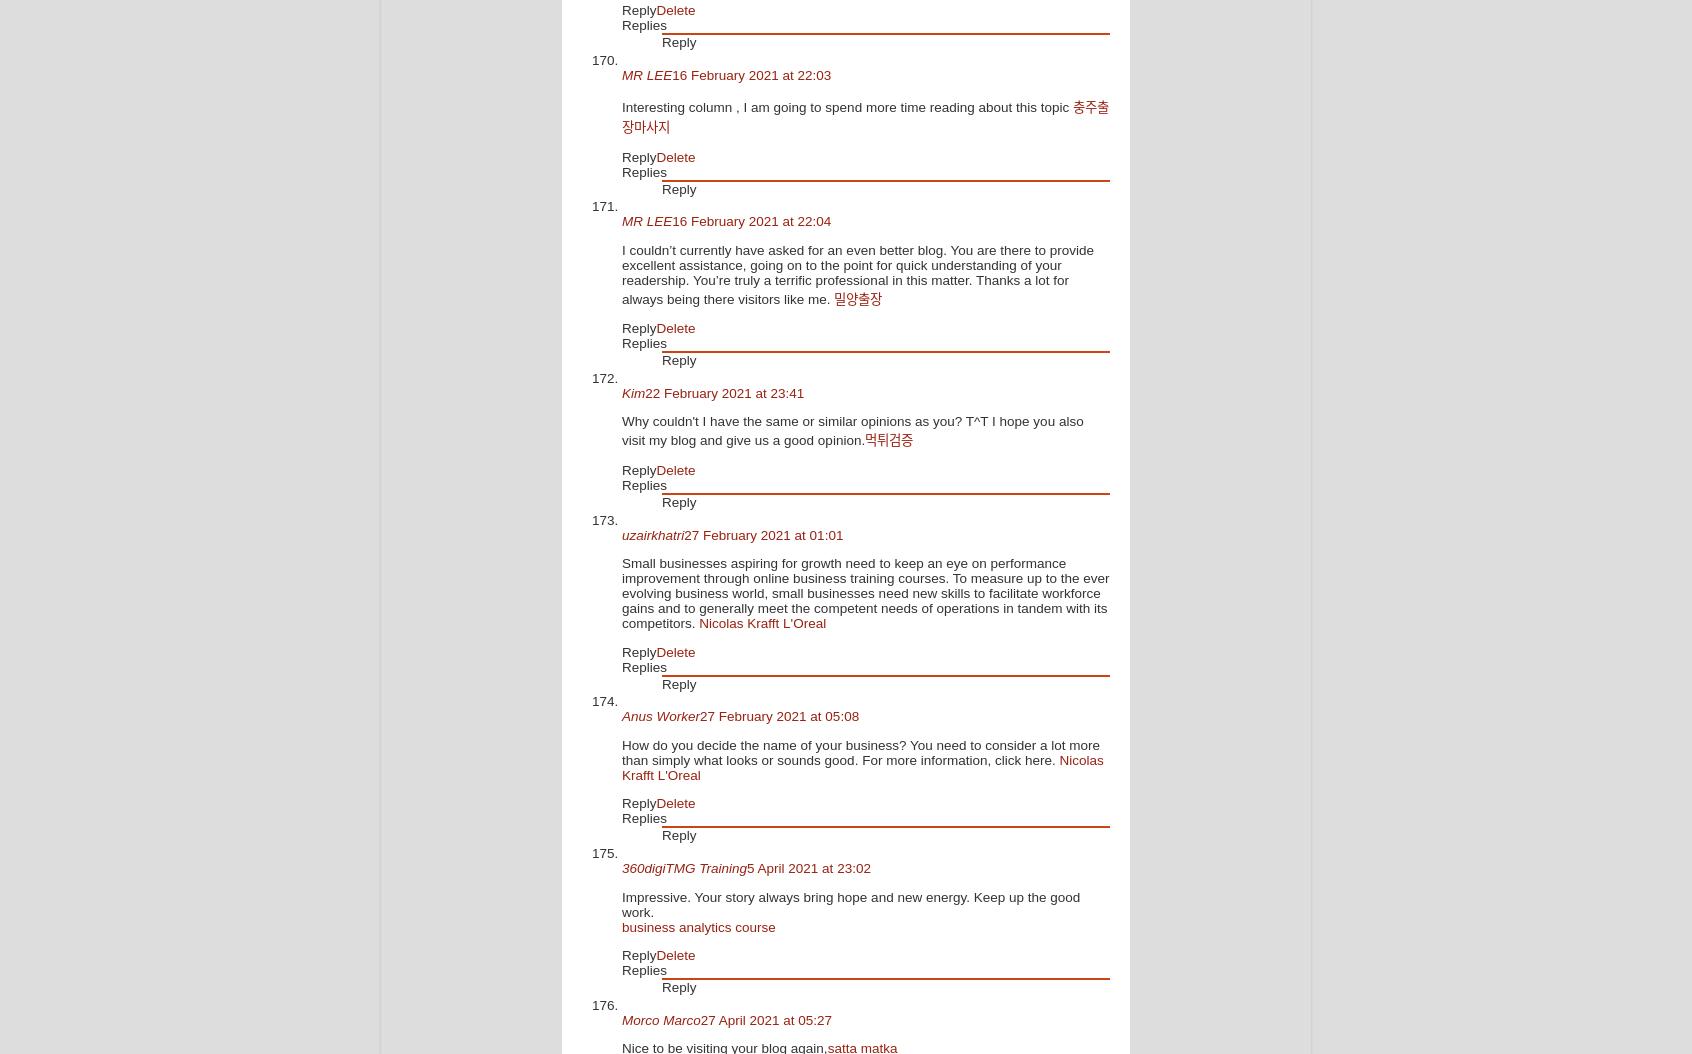  What do you see at coordinates (750, 221) in the screenshot?
I see `'16 February 2021 at 22:04'` at bounding box center [750, 221].